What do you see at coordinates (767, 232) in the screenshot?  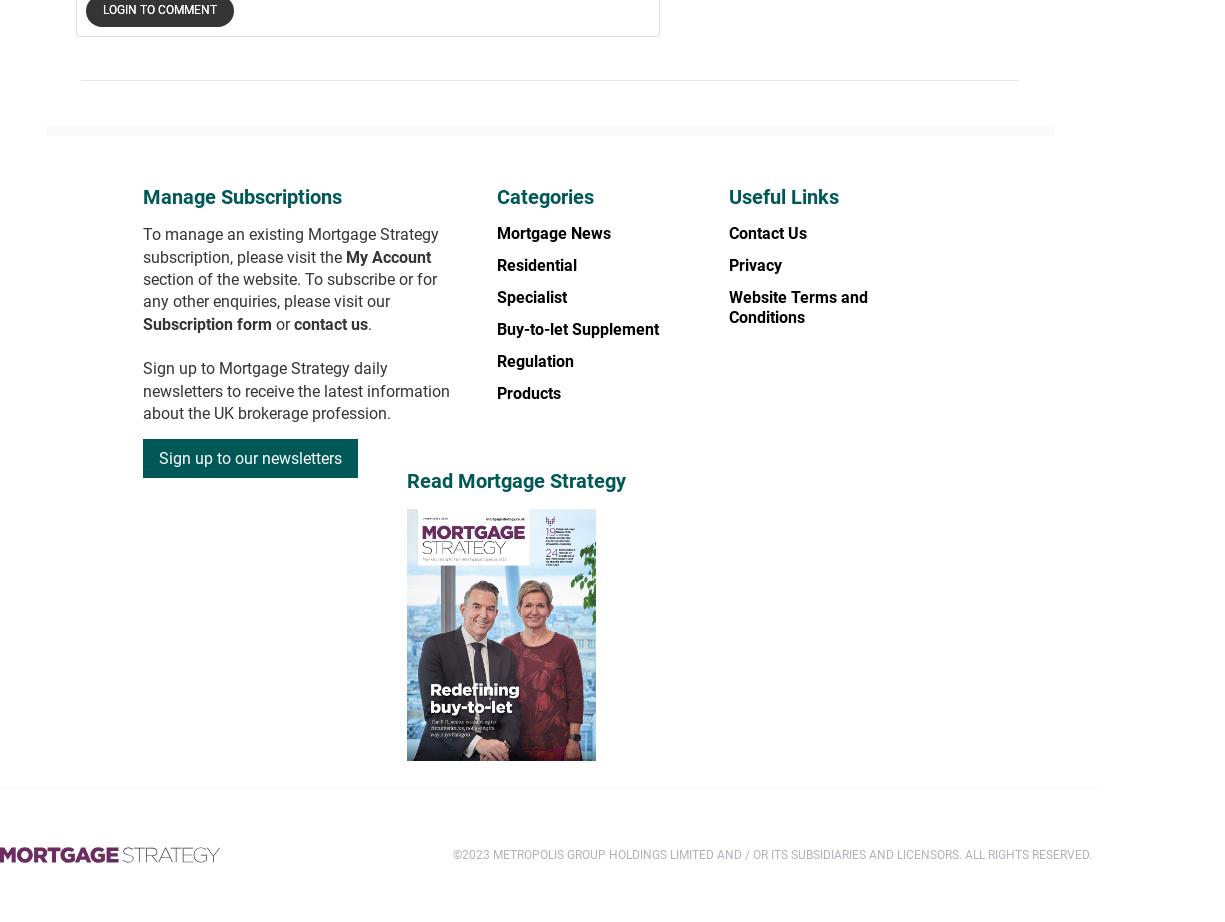 I see `'Contact Us'` at bounding box center [767, 232].